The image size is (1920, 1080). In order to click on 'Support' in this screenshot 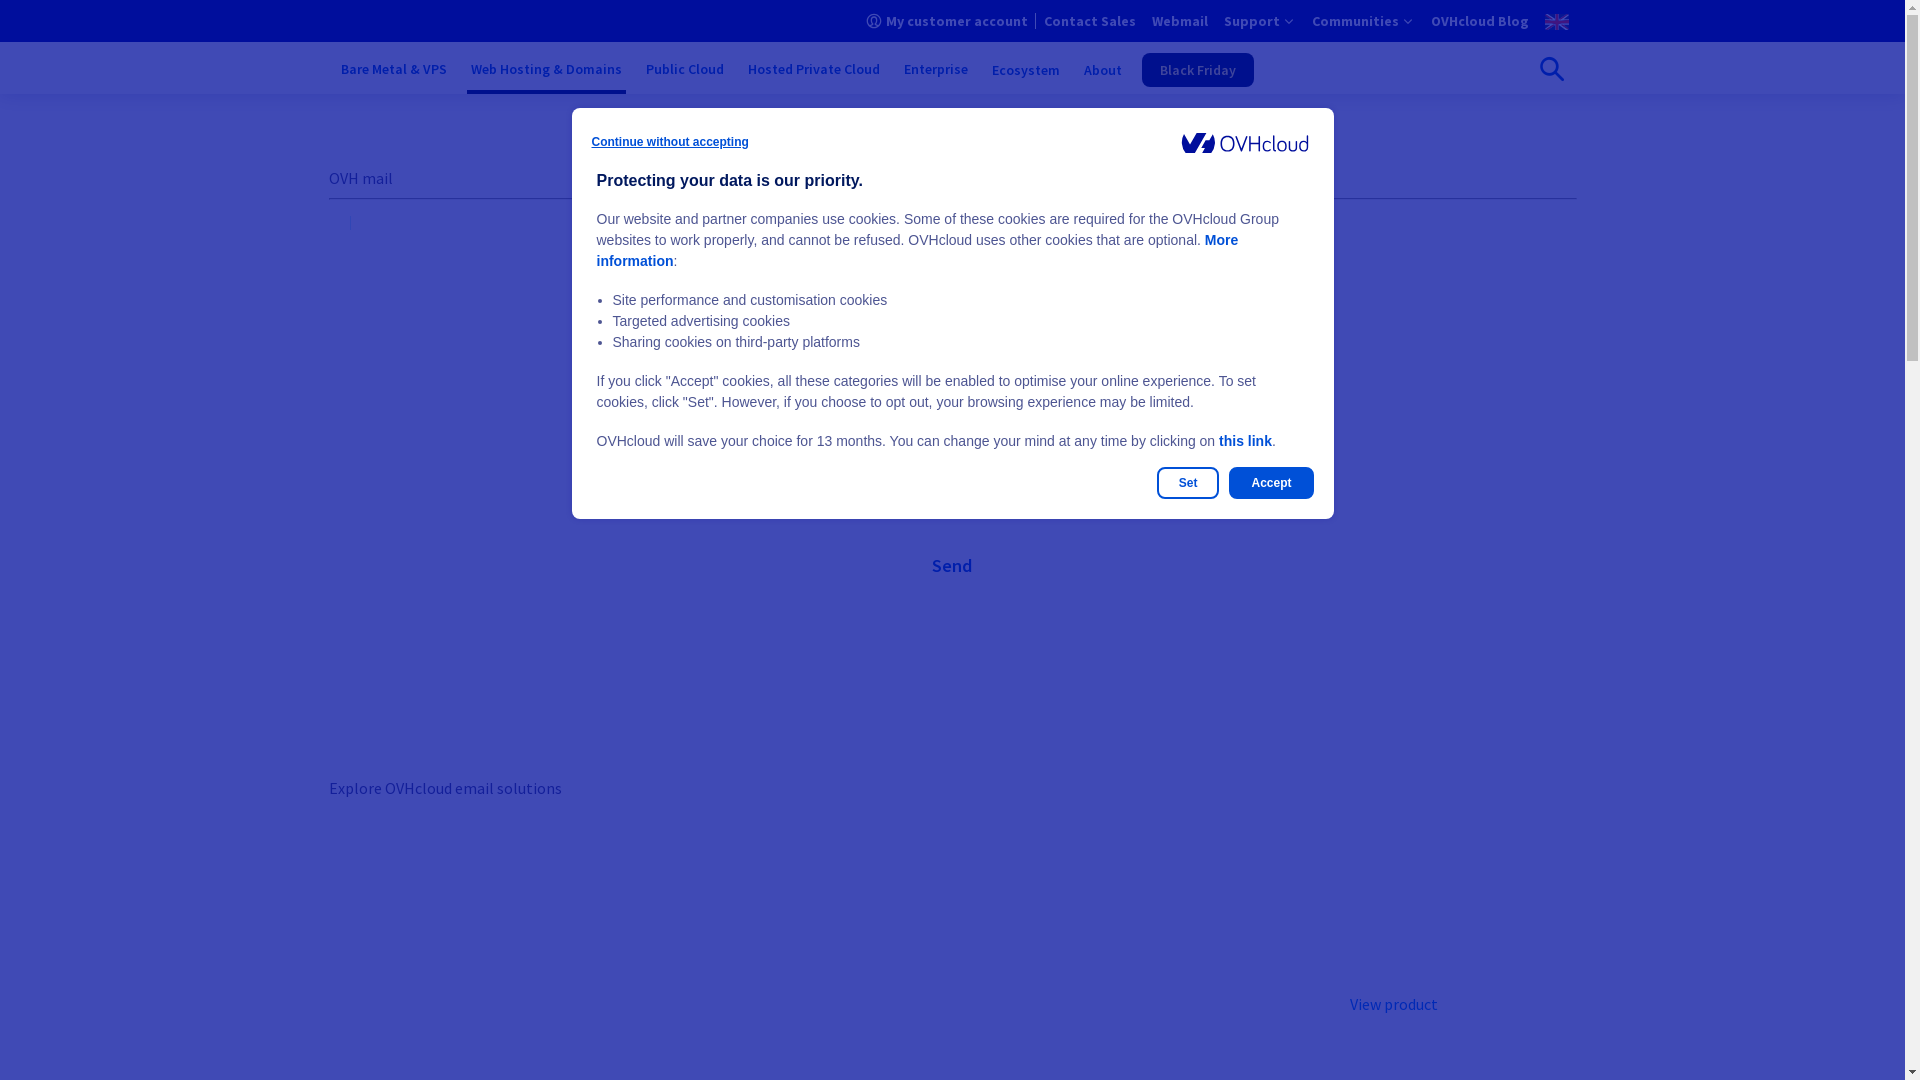, I will do `click(1258, 20)`.